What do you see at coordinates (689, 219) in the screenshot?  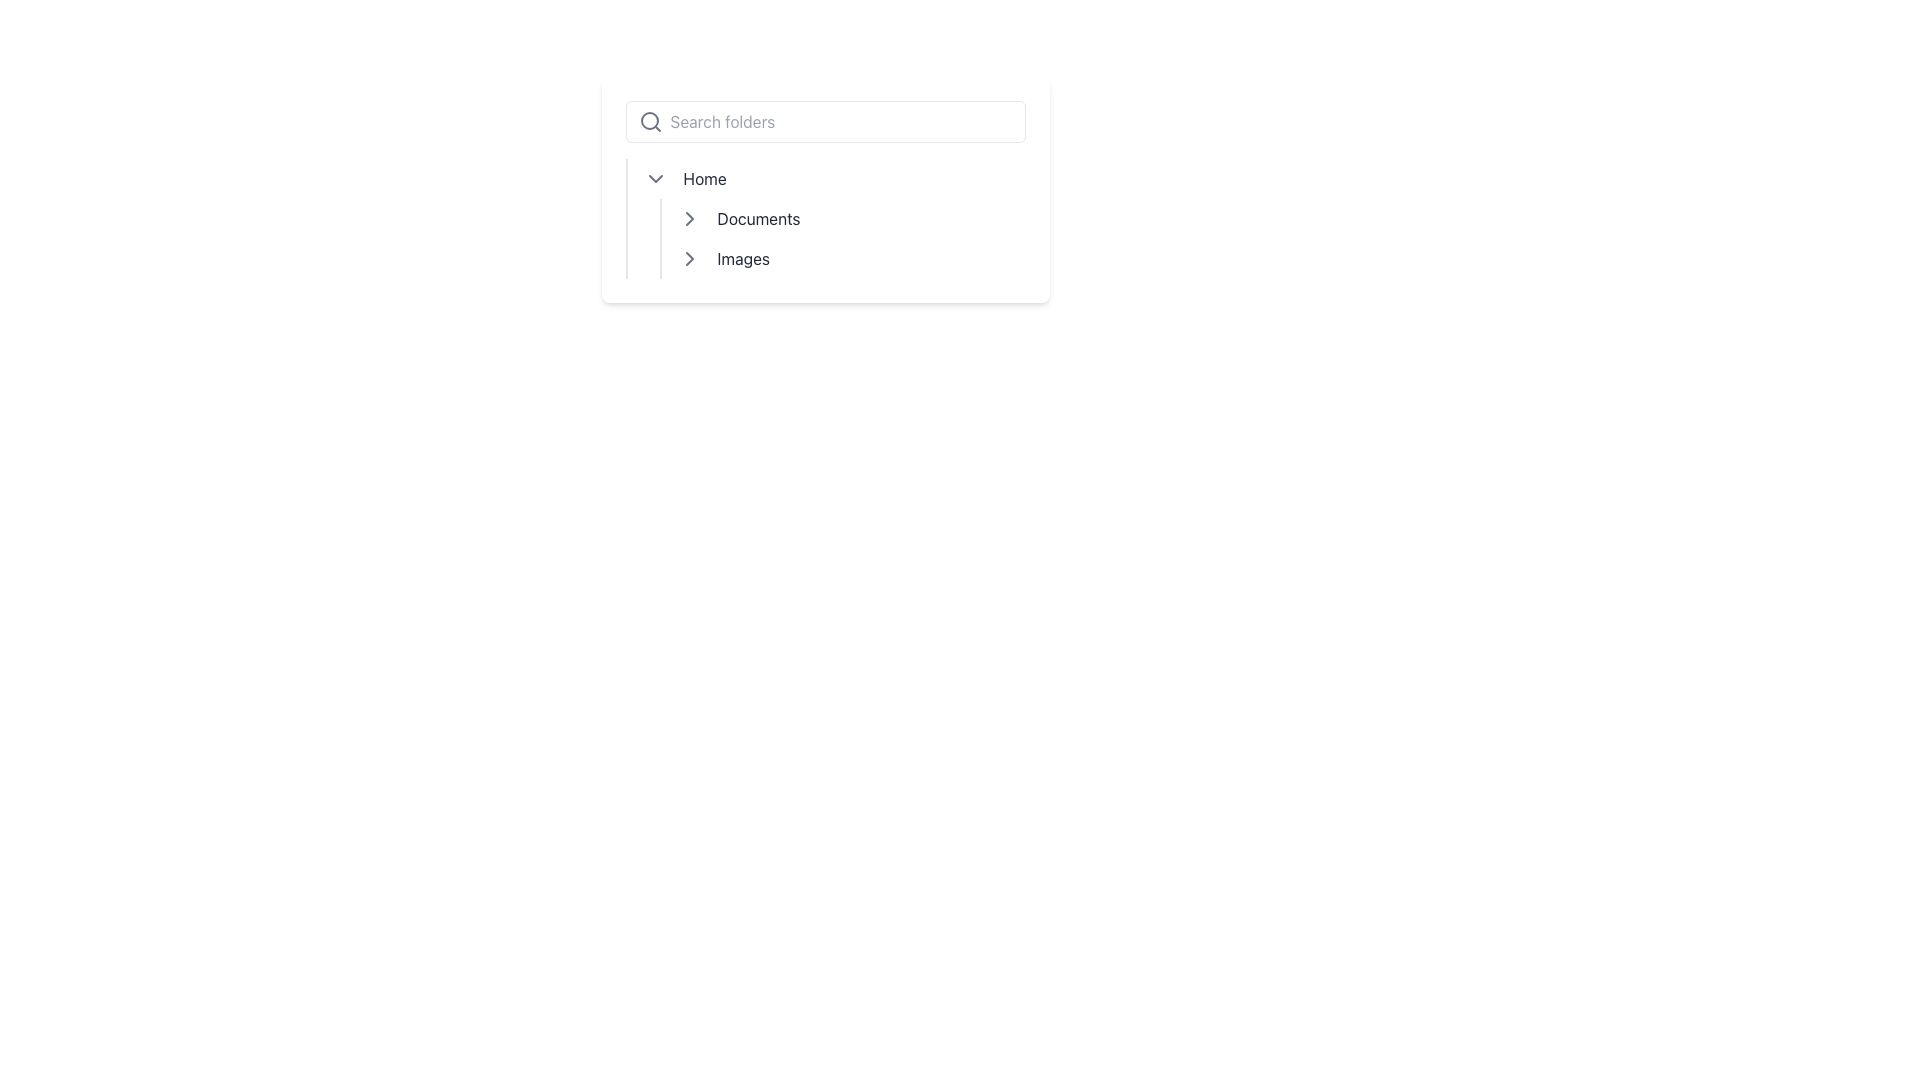 I see `the left-chevron icon located to the left of the 'Documents' label` at bounding box center [689, 219].